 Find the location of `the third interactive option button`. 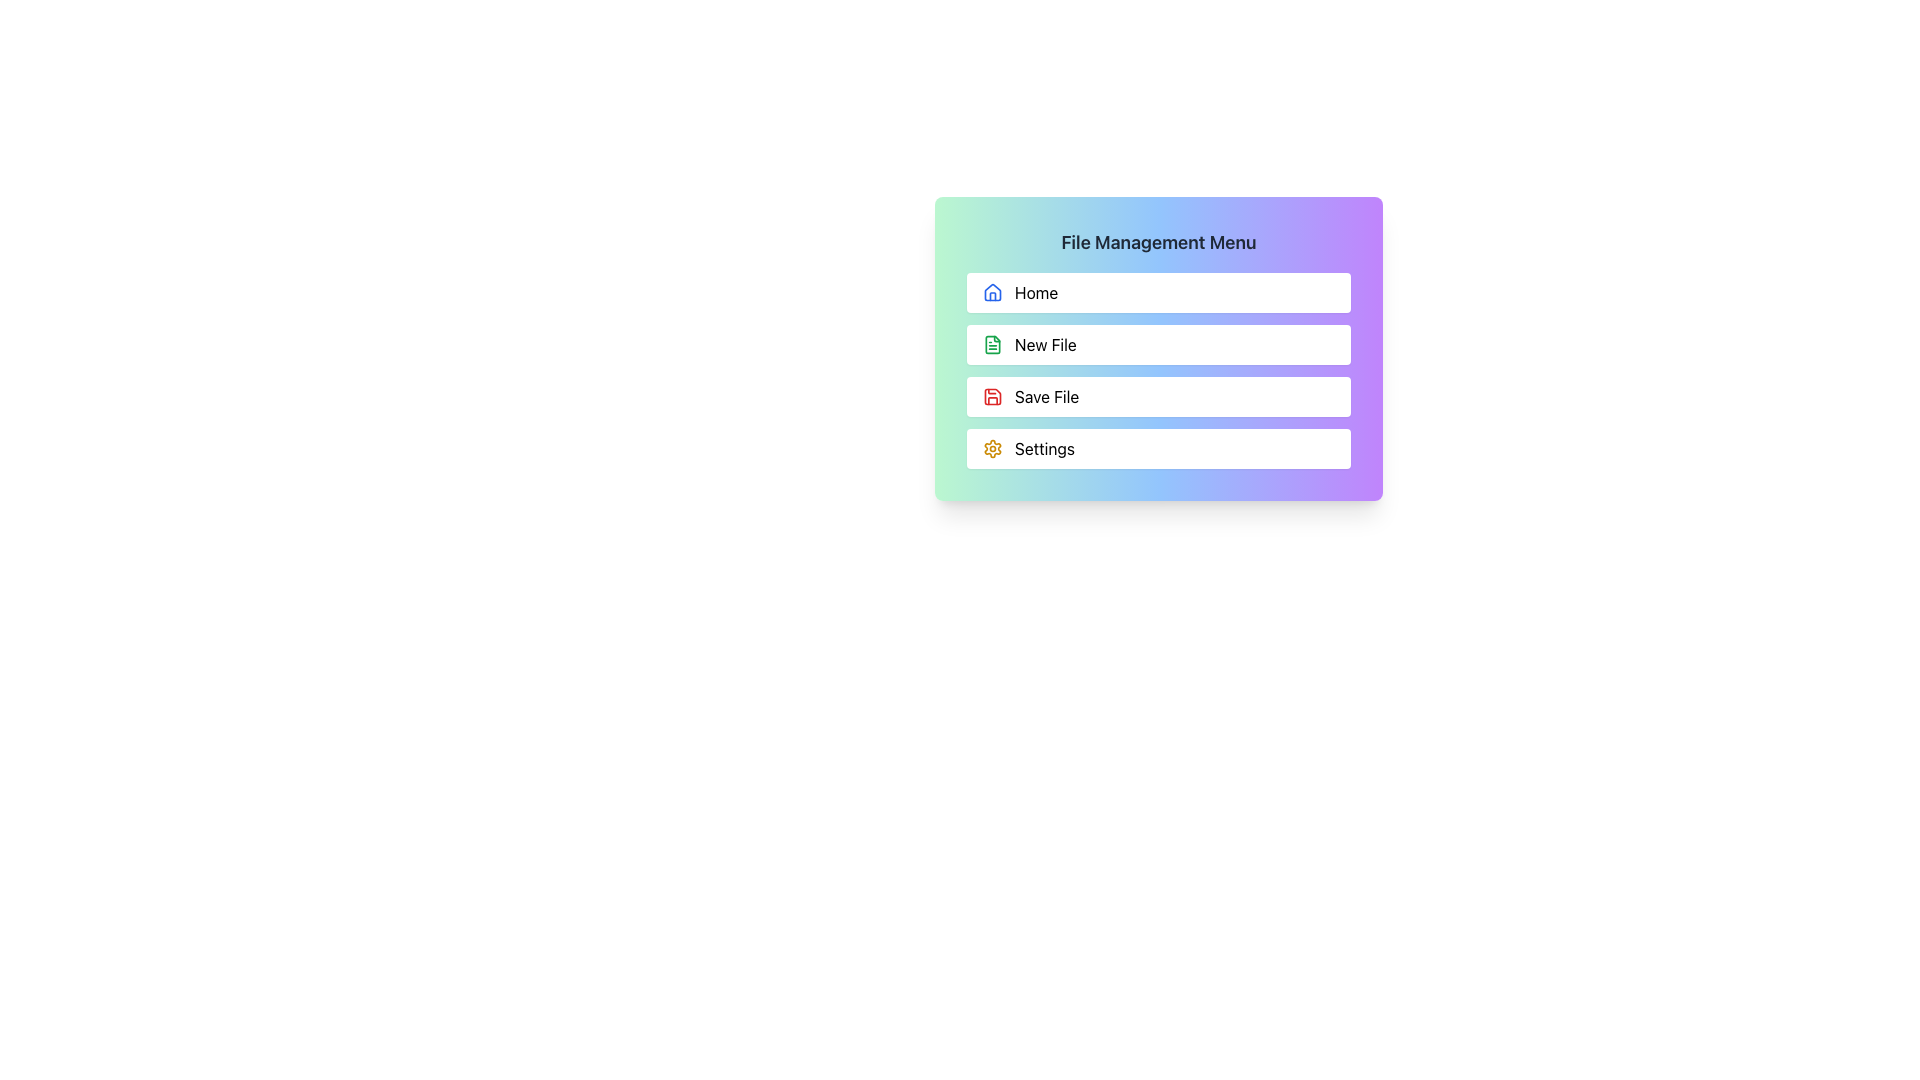

the third interactive option button is located at coordinates (1158, 370).